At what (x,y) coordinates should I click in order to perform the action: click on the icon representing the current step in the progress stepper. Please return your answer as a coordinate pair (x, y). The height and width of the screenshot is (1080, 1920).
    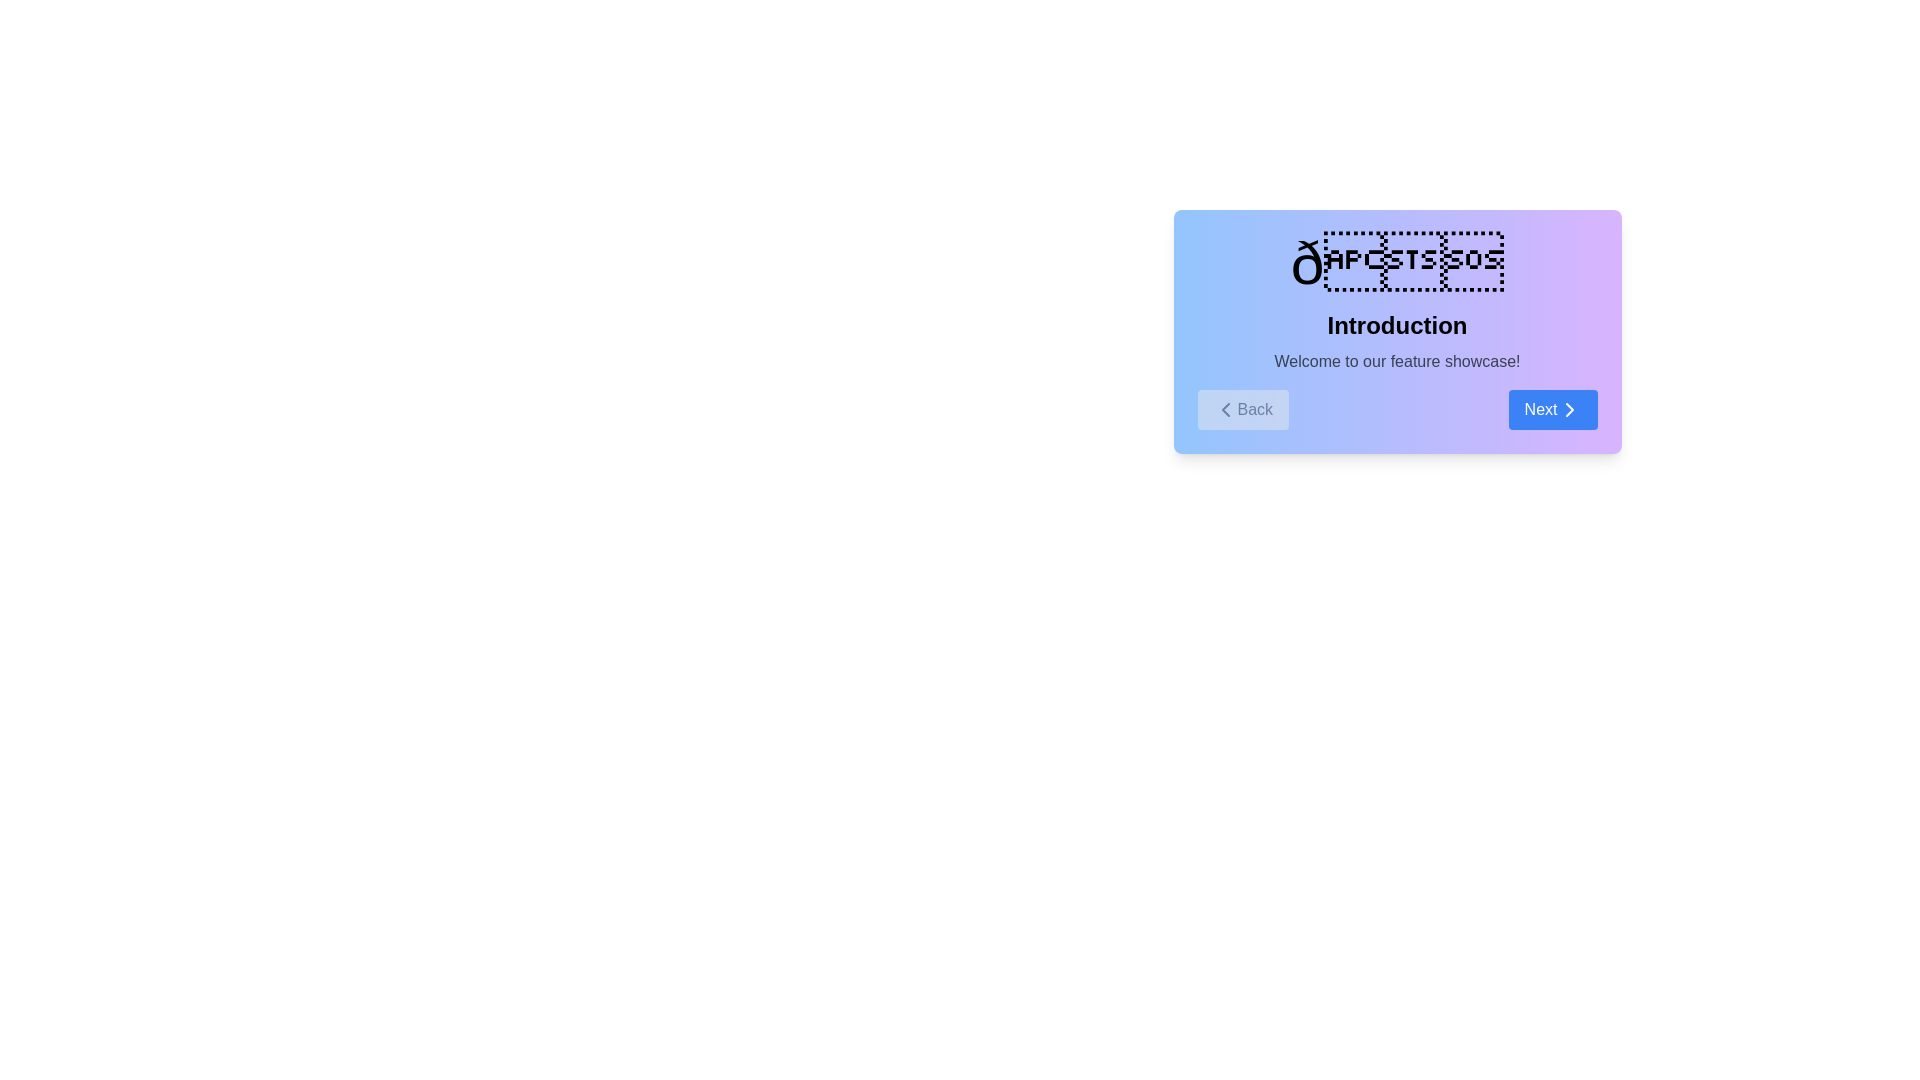
    Looking at the image, I should click on (1396, 262).